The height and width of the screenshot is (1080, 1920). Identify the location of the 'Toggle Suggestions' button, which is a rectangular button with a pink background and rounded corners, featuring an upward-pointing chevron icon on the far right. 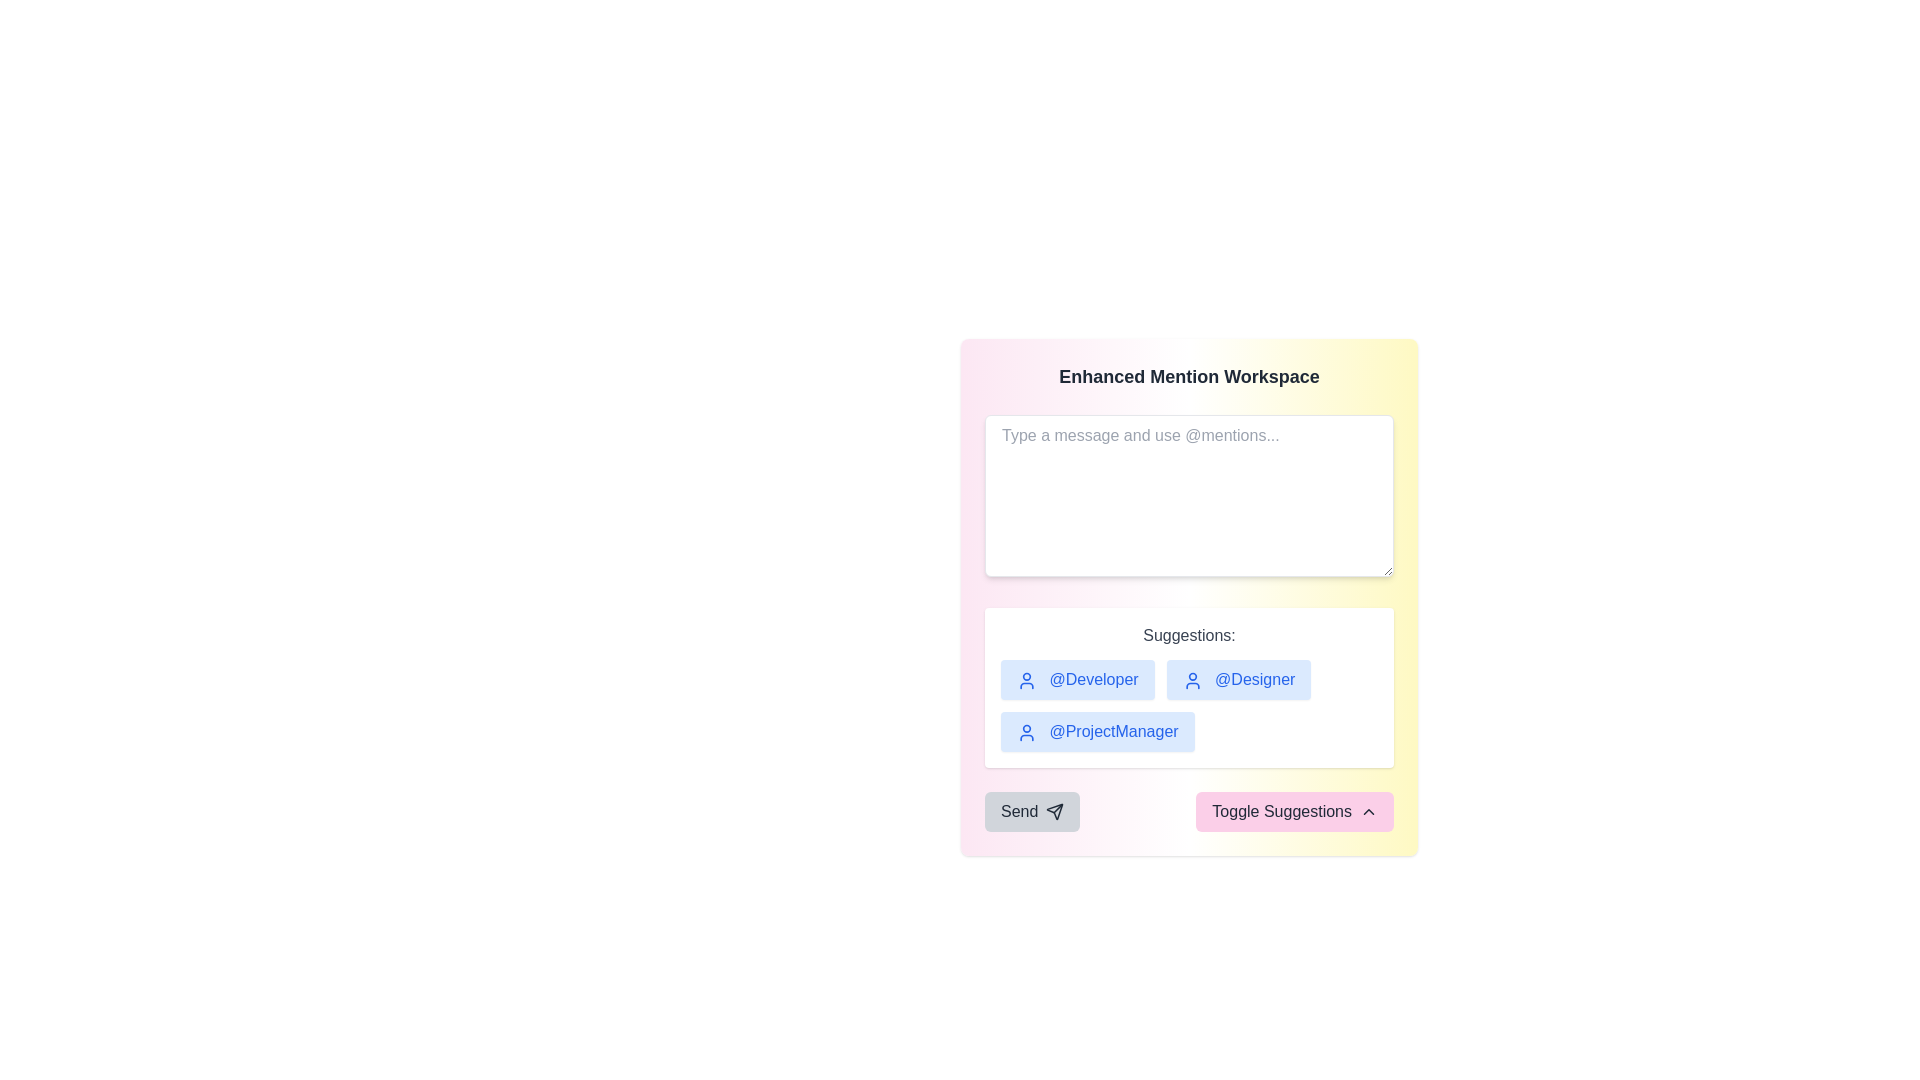
(1295, 812).